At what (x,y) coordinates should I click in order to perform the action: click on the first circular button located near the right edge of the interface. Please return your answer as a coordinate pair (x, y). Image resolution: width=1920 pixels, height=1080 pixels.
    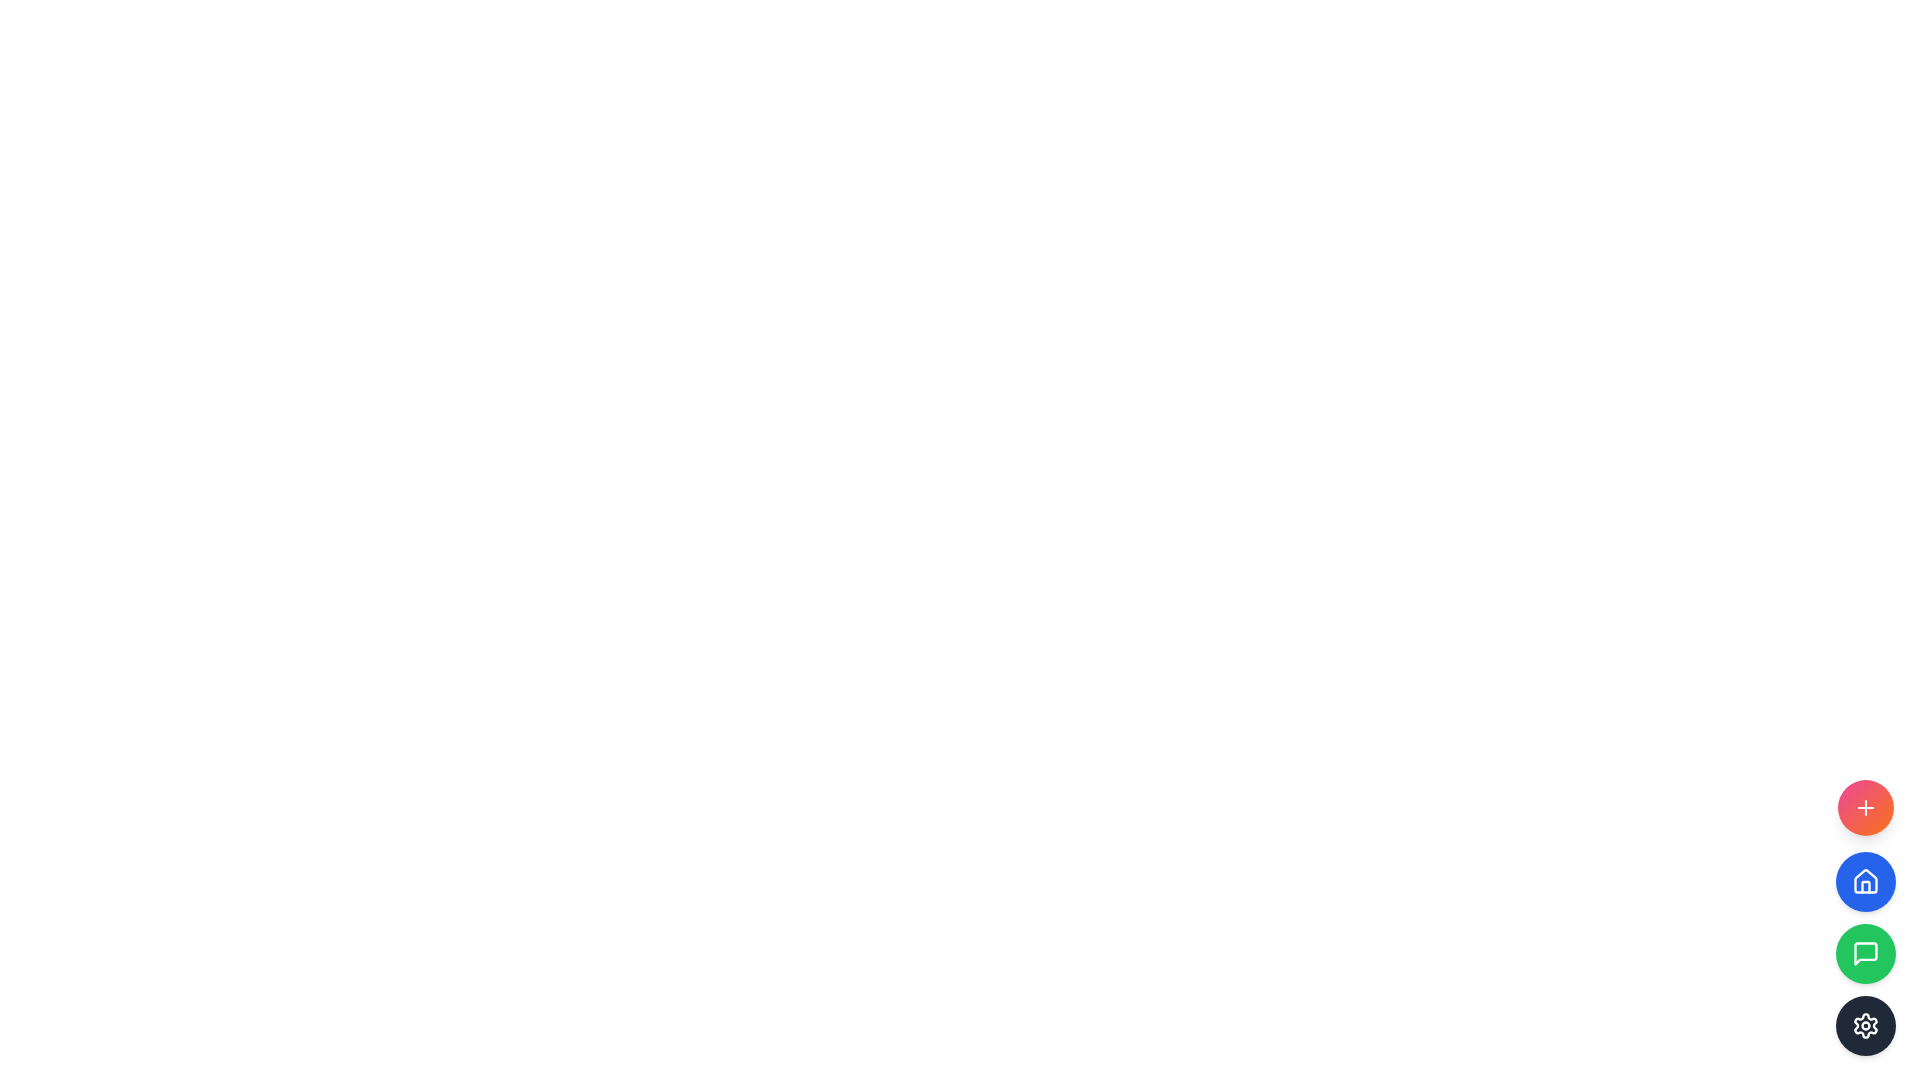
    Looking at the image, I should click on (1865, 806).